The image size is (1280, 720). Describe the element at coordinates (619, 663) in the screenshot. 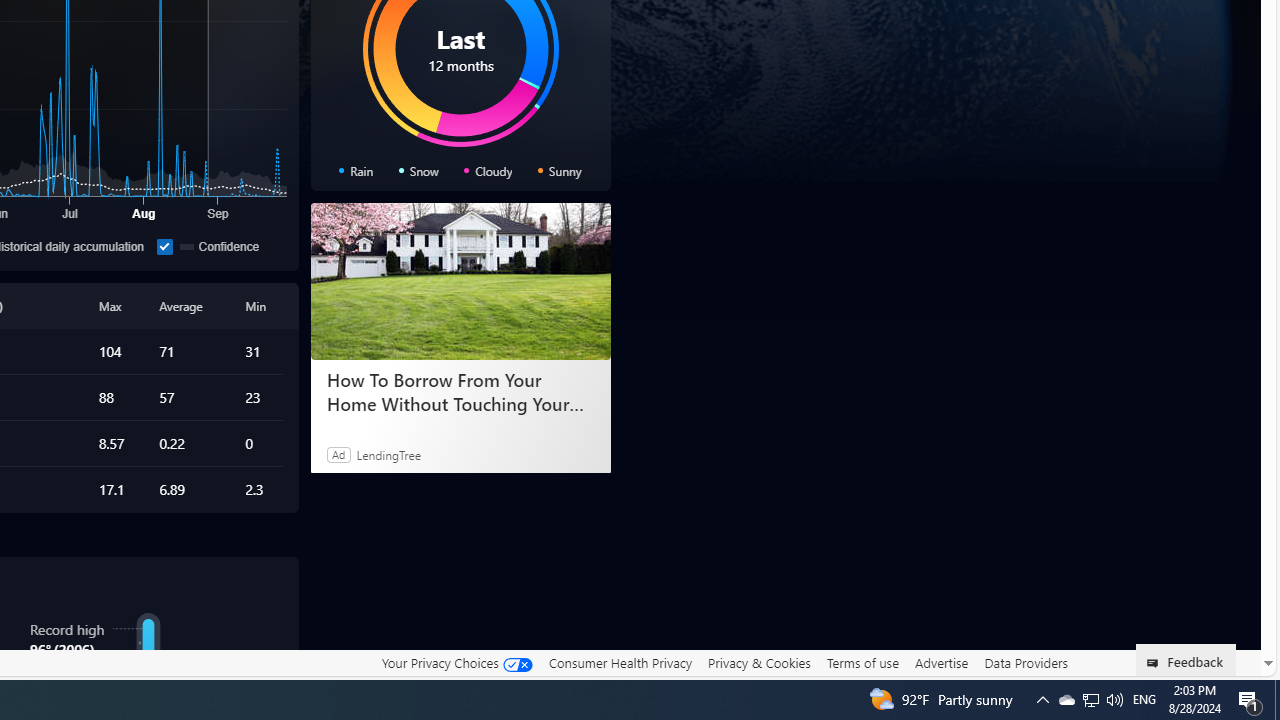

I see `'Consumer Health Privacy'` at that location.